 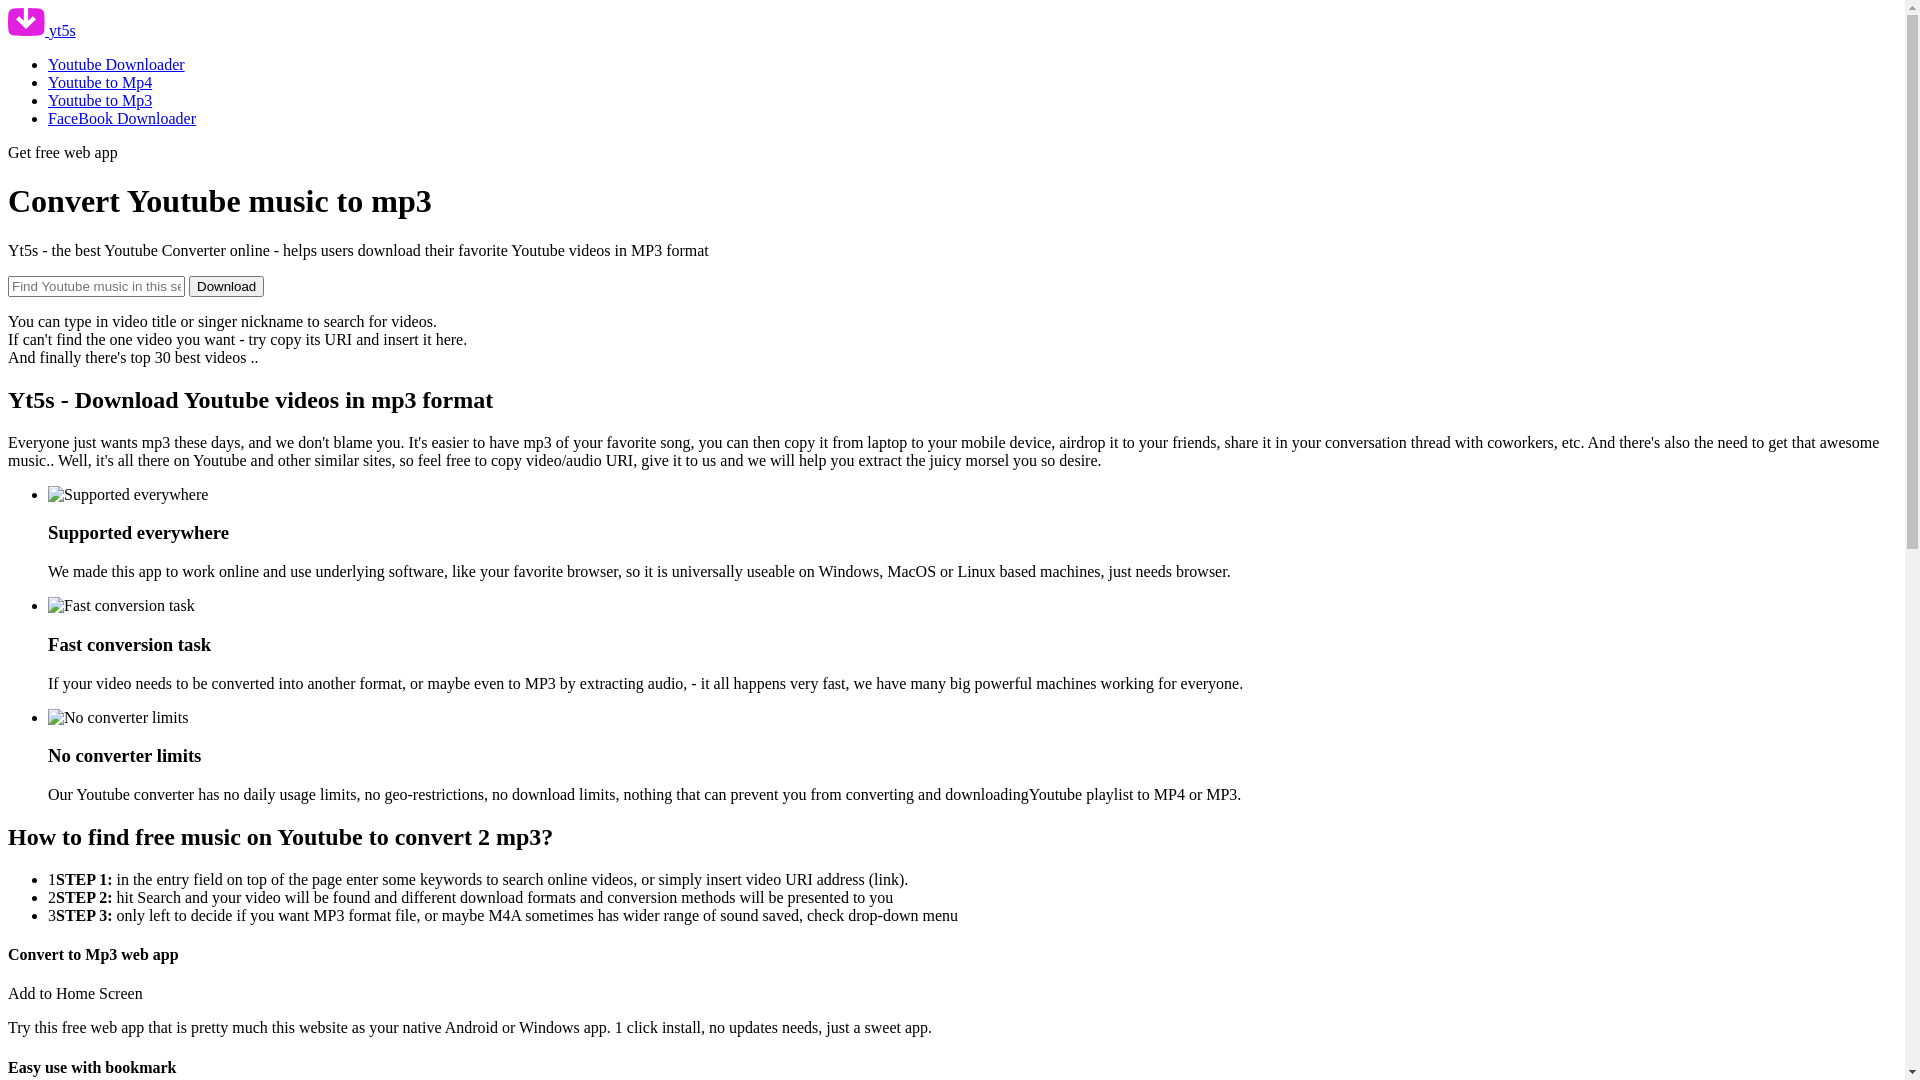 I want to click on 'Download', so click(x=226, y=286).